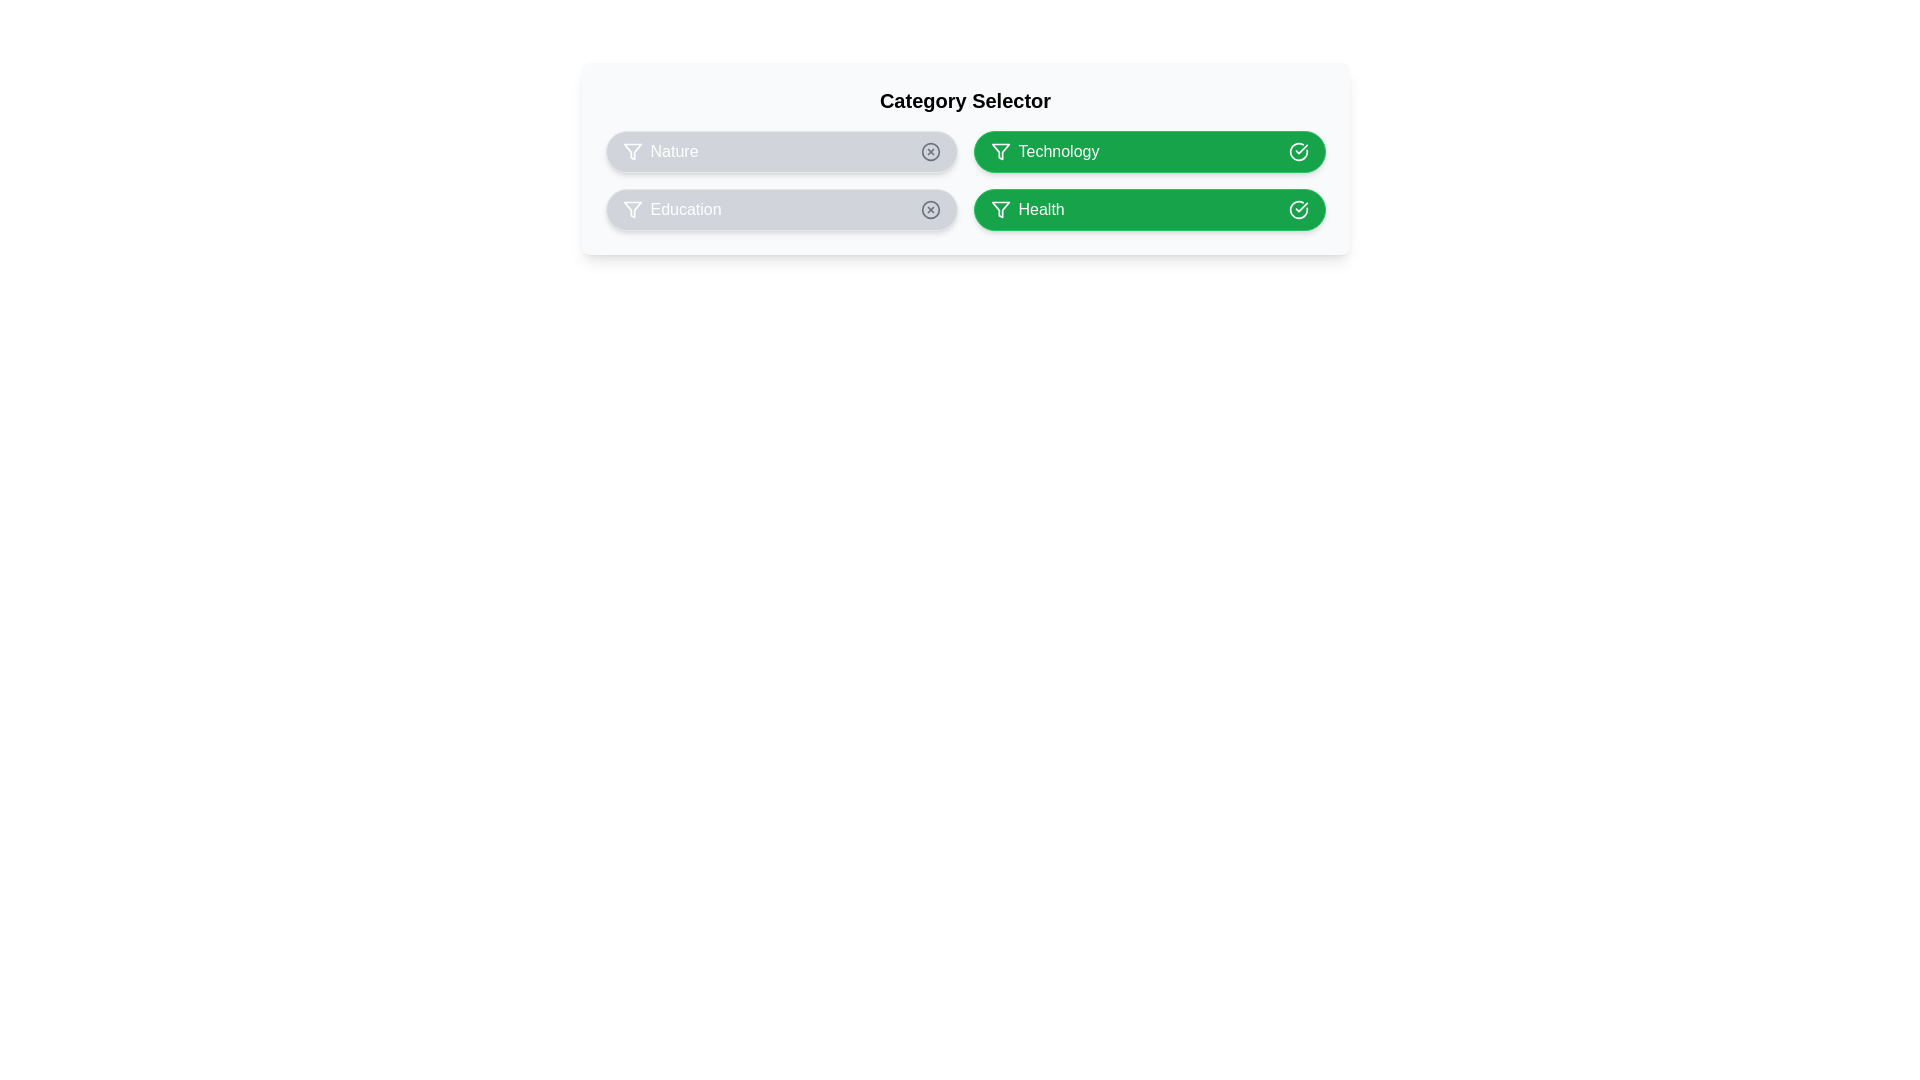 The height and width of the screenshot is (1080, 1920). I want to click on the tag Health by clicking on it, so click(1149, 209).